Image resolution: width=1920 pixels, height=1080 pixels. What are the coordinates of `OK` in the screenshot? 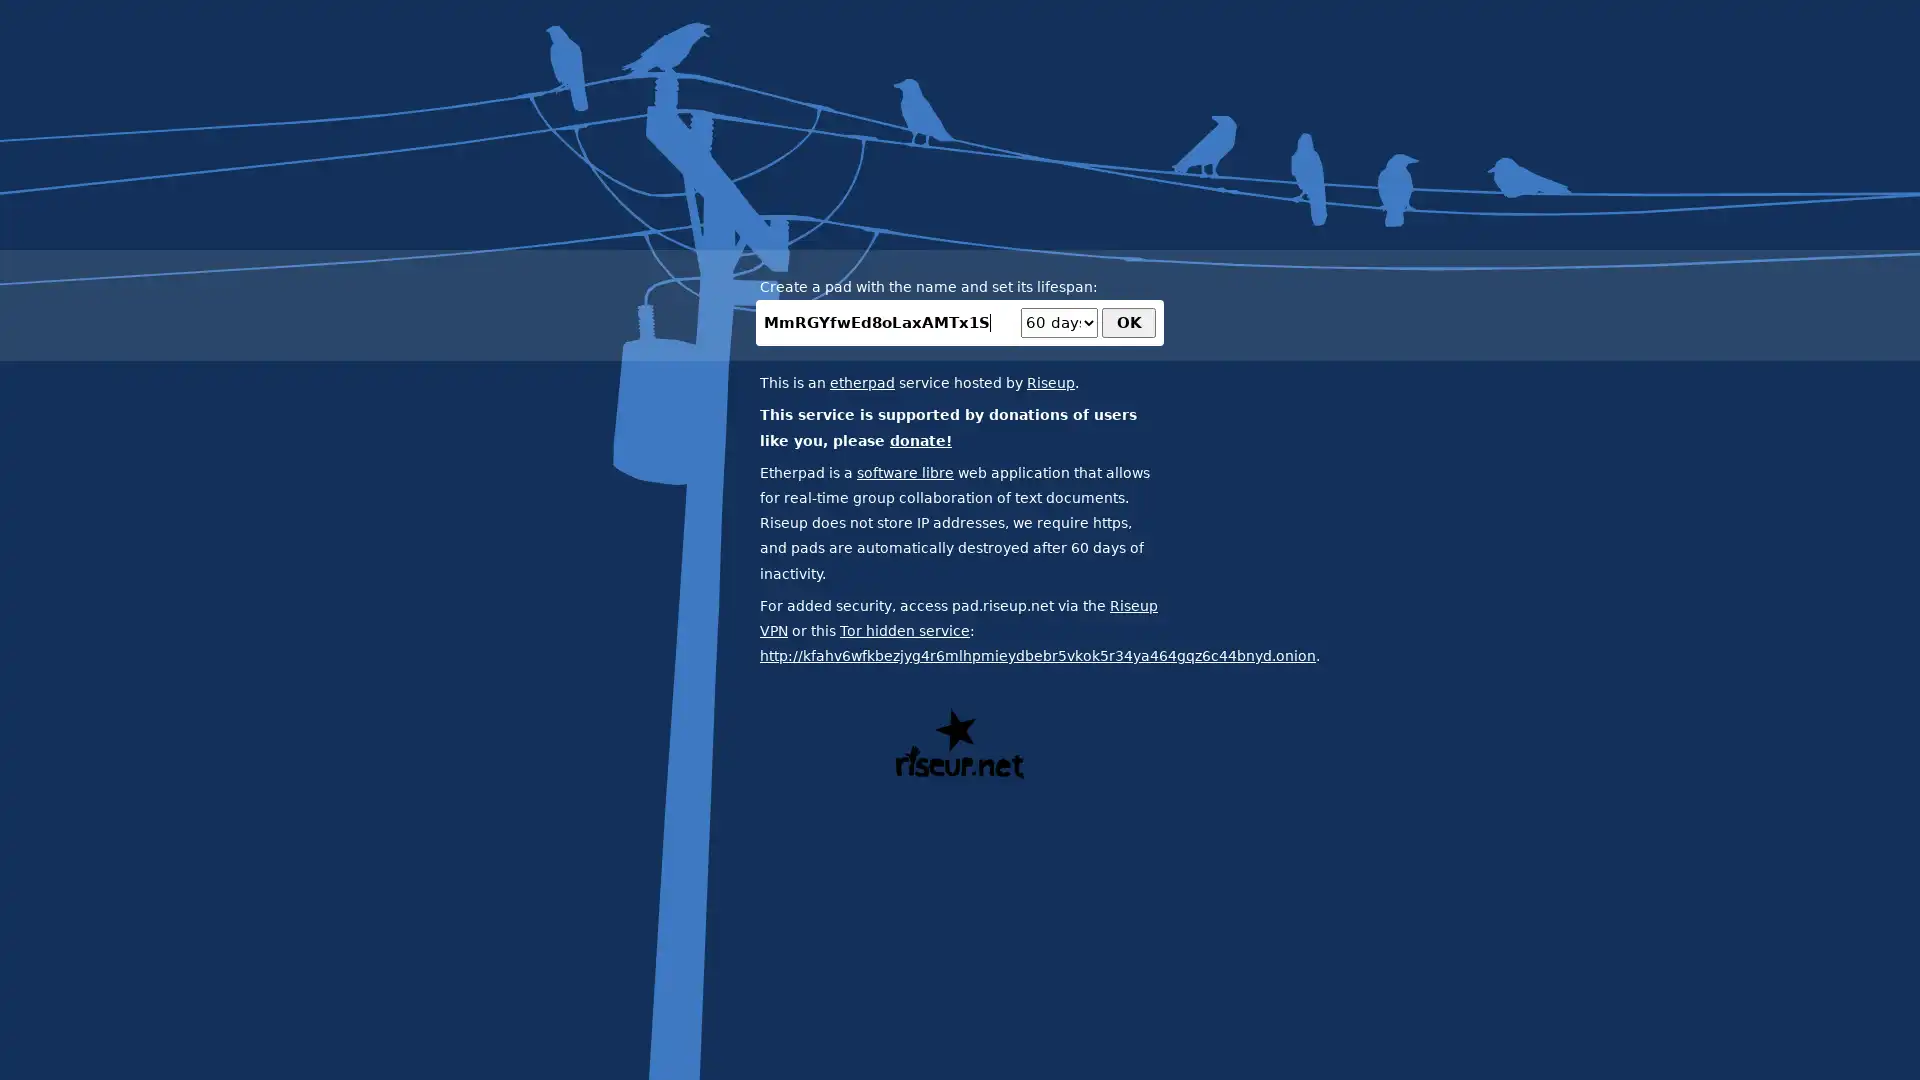 It's located at (1128, 322).